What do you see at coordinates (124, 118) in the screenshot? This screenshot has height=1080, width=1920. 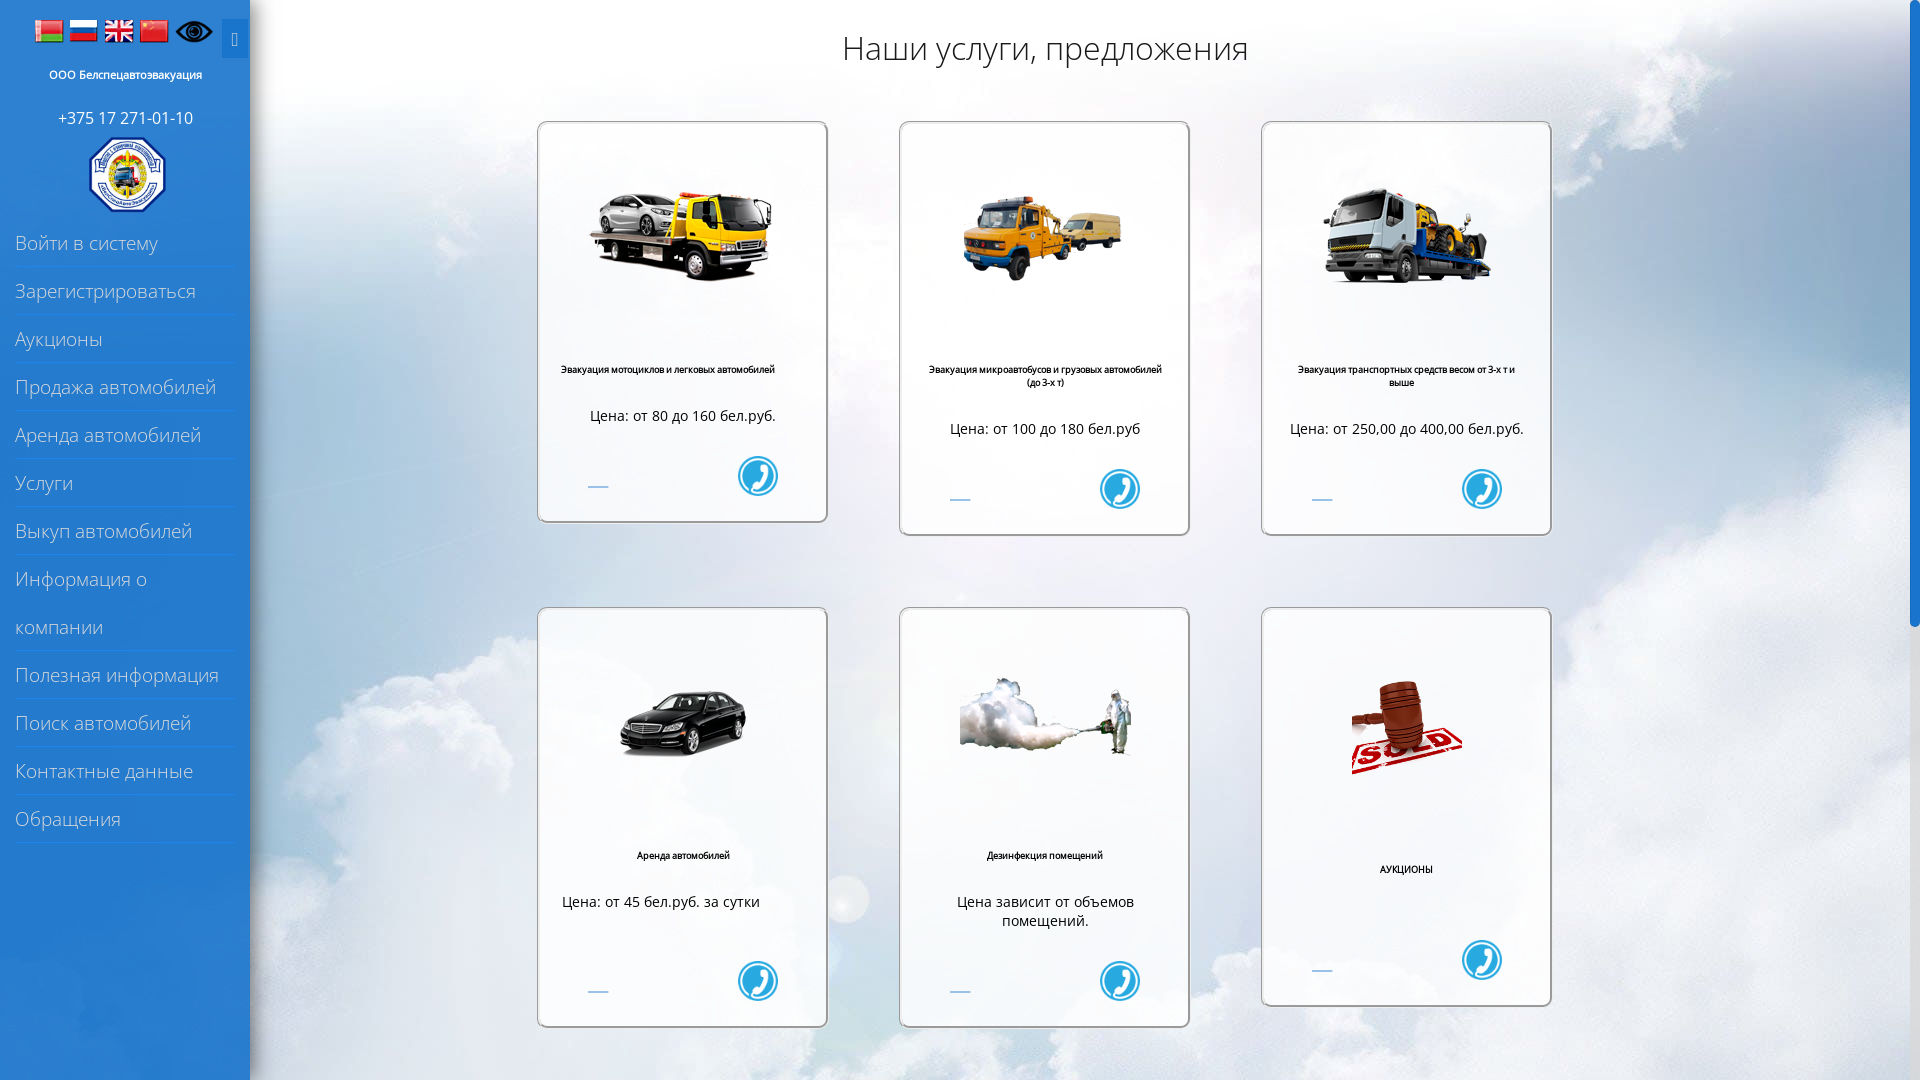 I see `'+375 17 271-01-10'` at bounding box center [124, 118].